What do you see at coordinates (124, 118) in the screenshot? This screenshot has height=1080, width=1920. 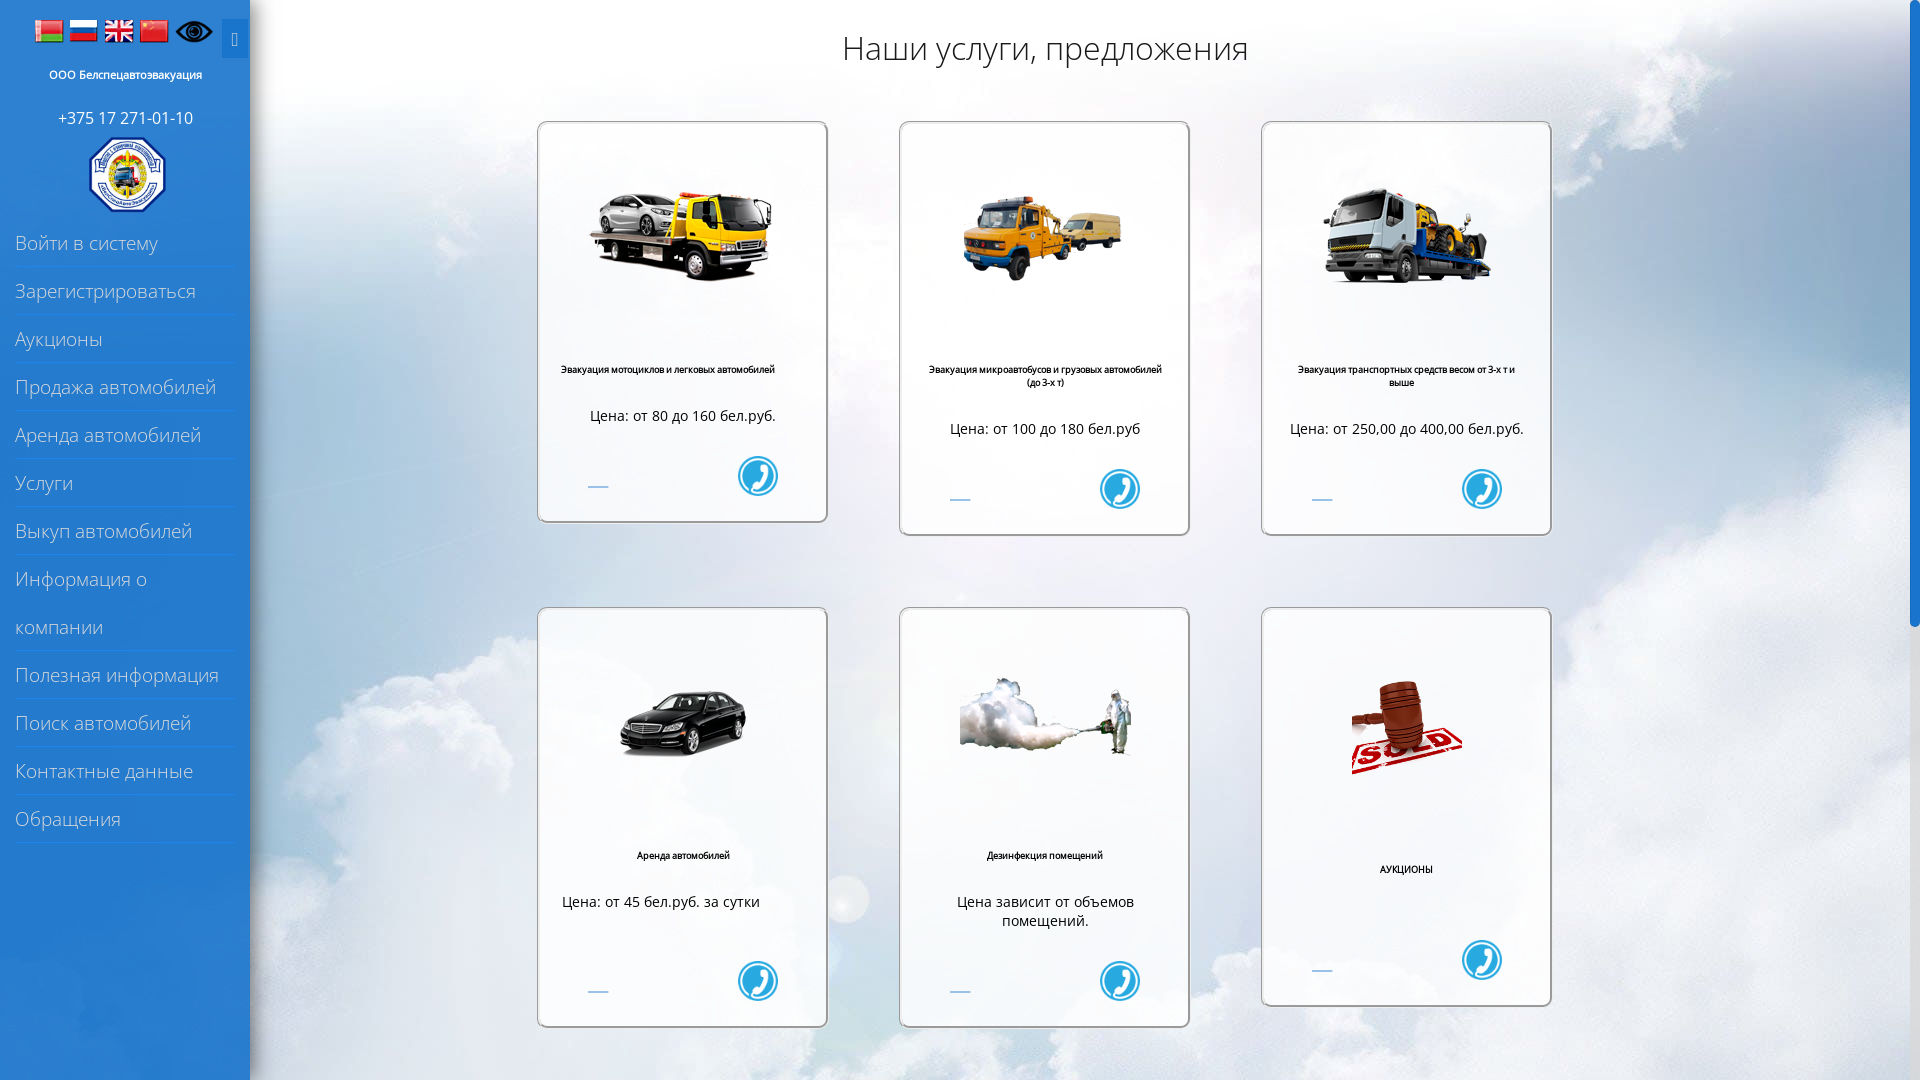 I see `'+375 17 271-01-10'` at bounding box center [124, 118].